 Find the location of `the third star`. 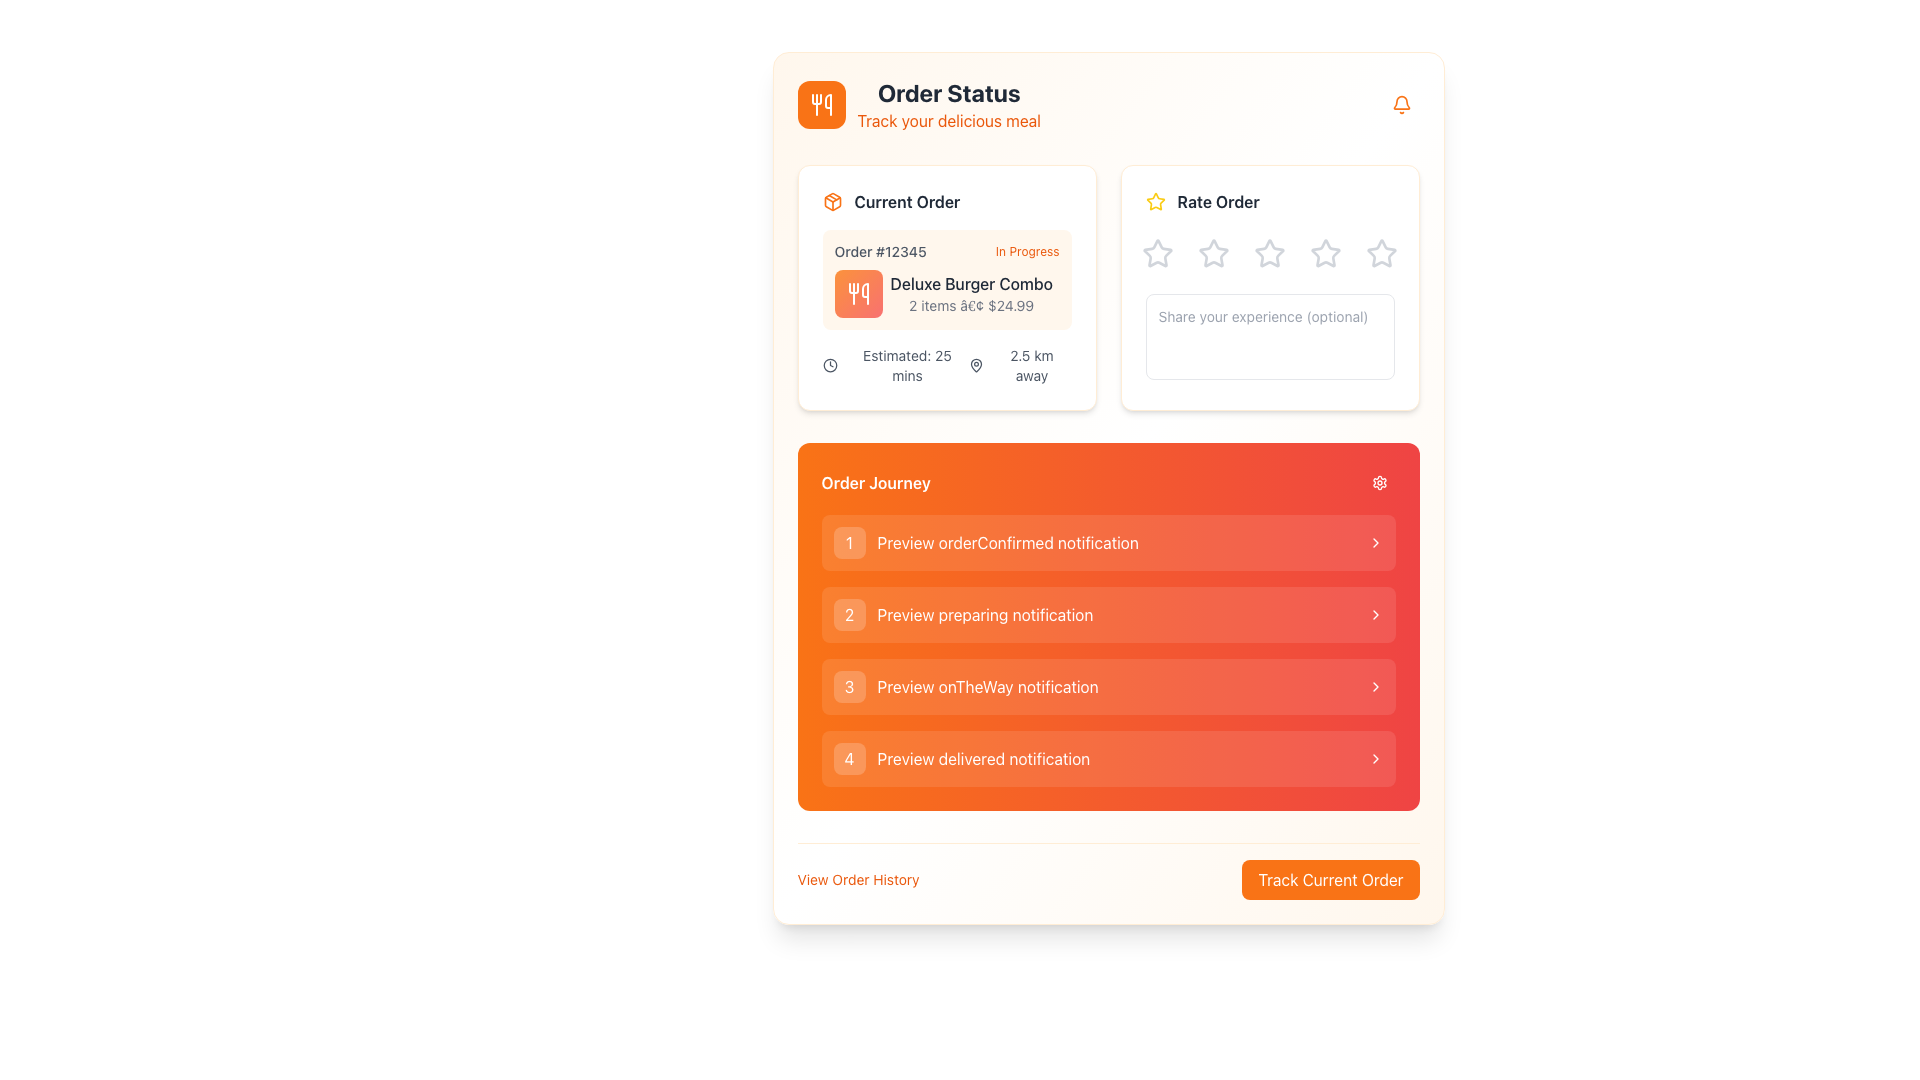

the third star is located at coordinates (1269, 253).